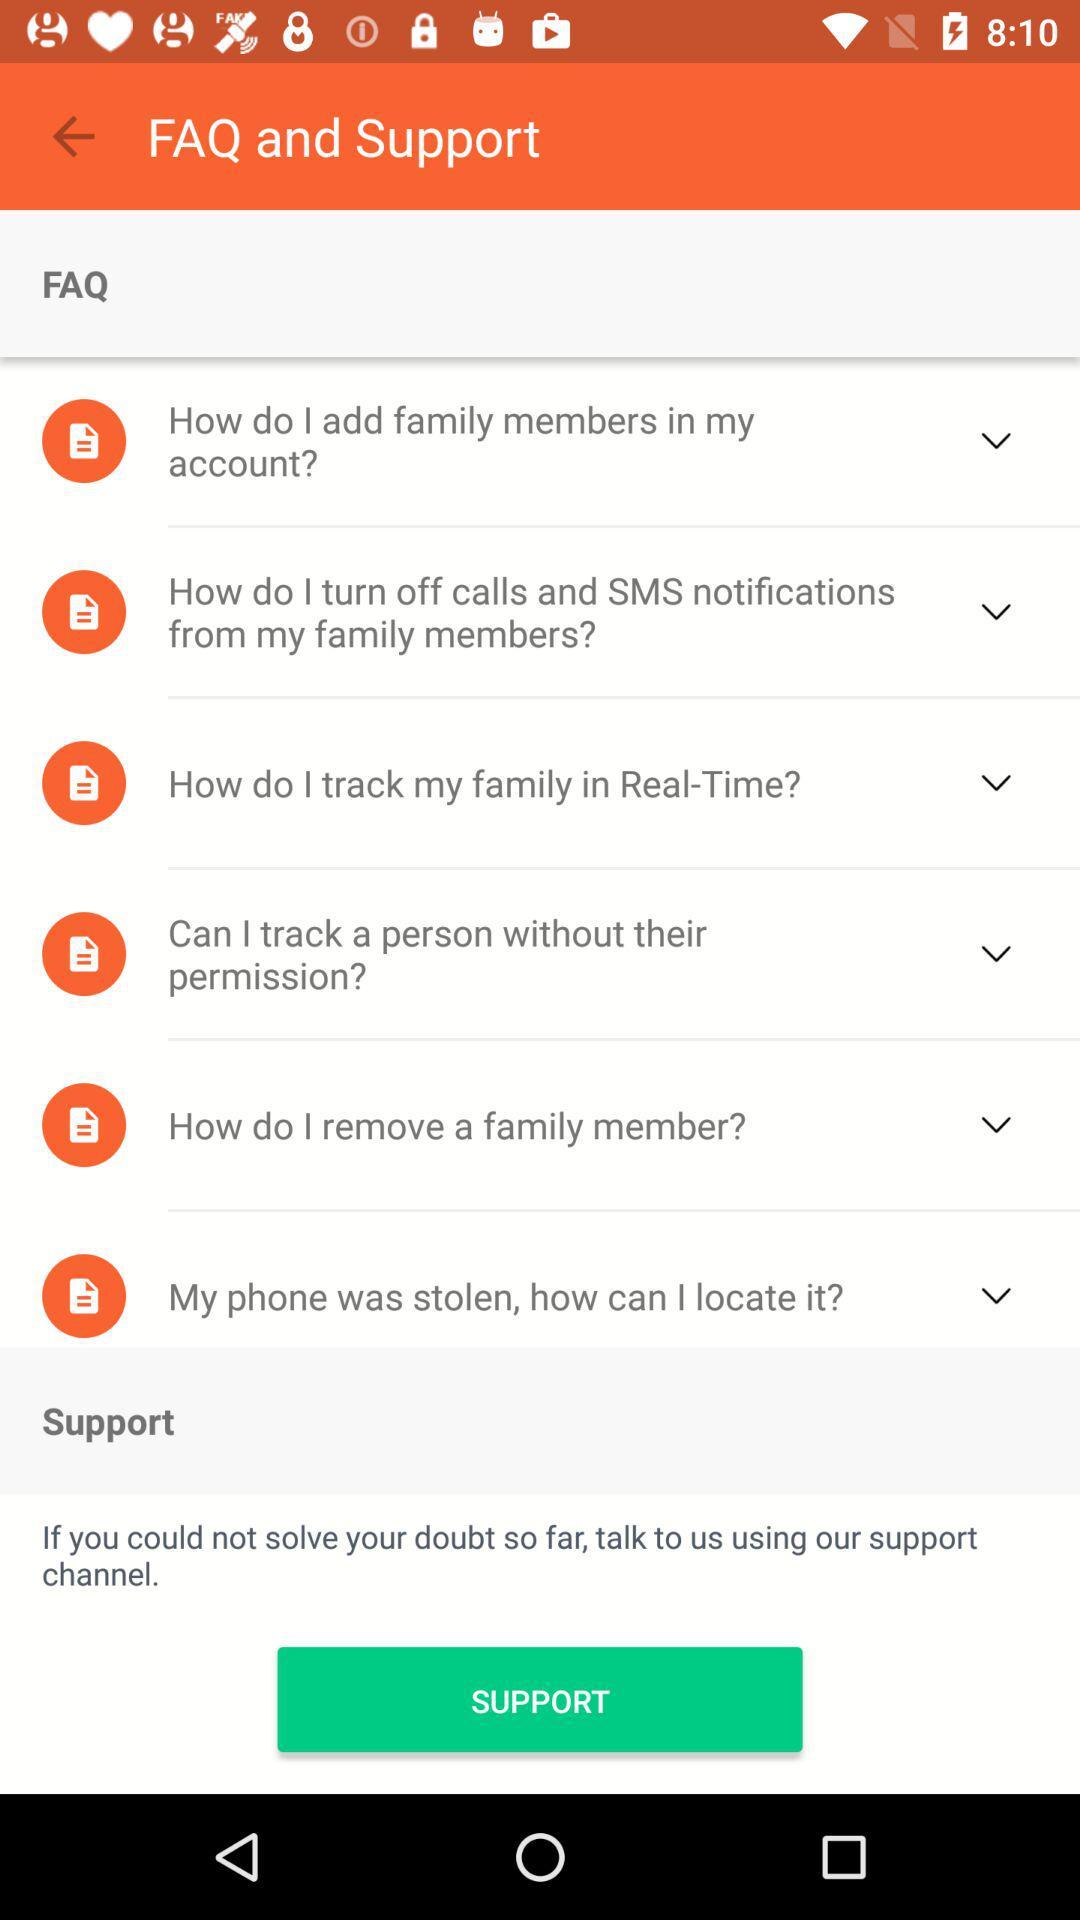 Image resolution: width=1080 pixels, height=1920 pixels. Describe the element at coordinates (72, 135) in the screenshot. I see `the item to the left of faq and support icon` at that location.